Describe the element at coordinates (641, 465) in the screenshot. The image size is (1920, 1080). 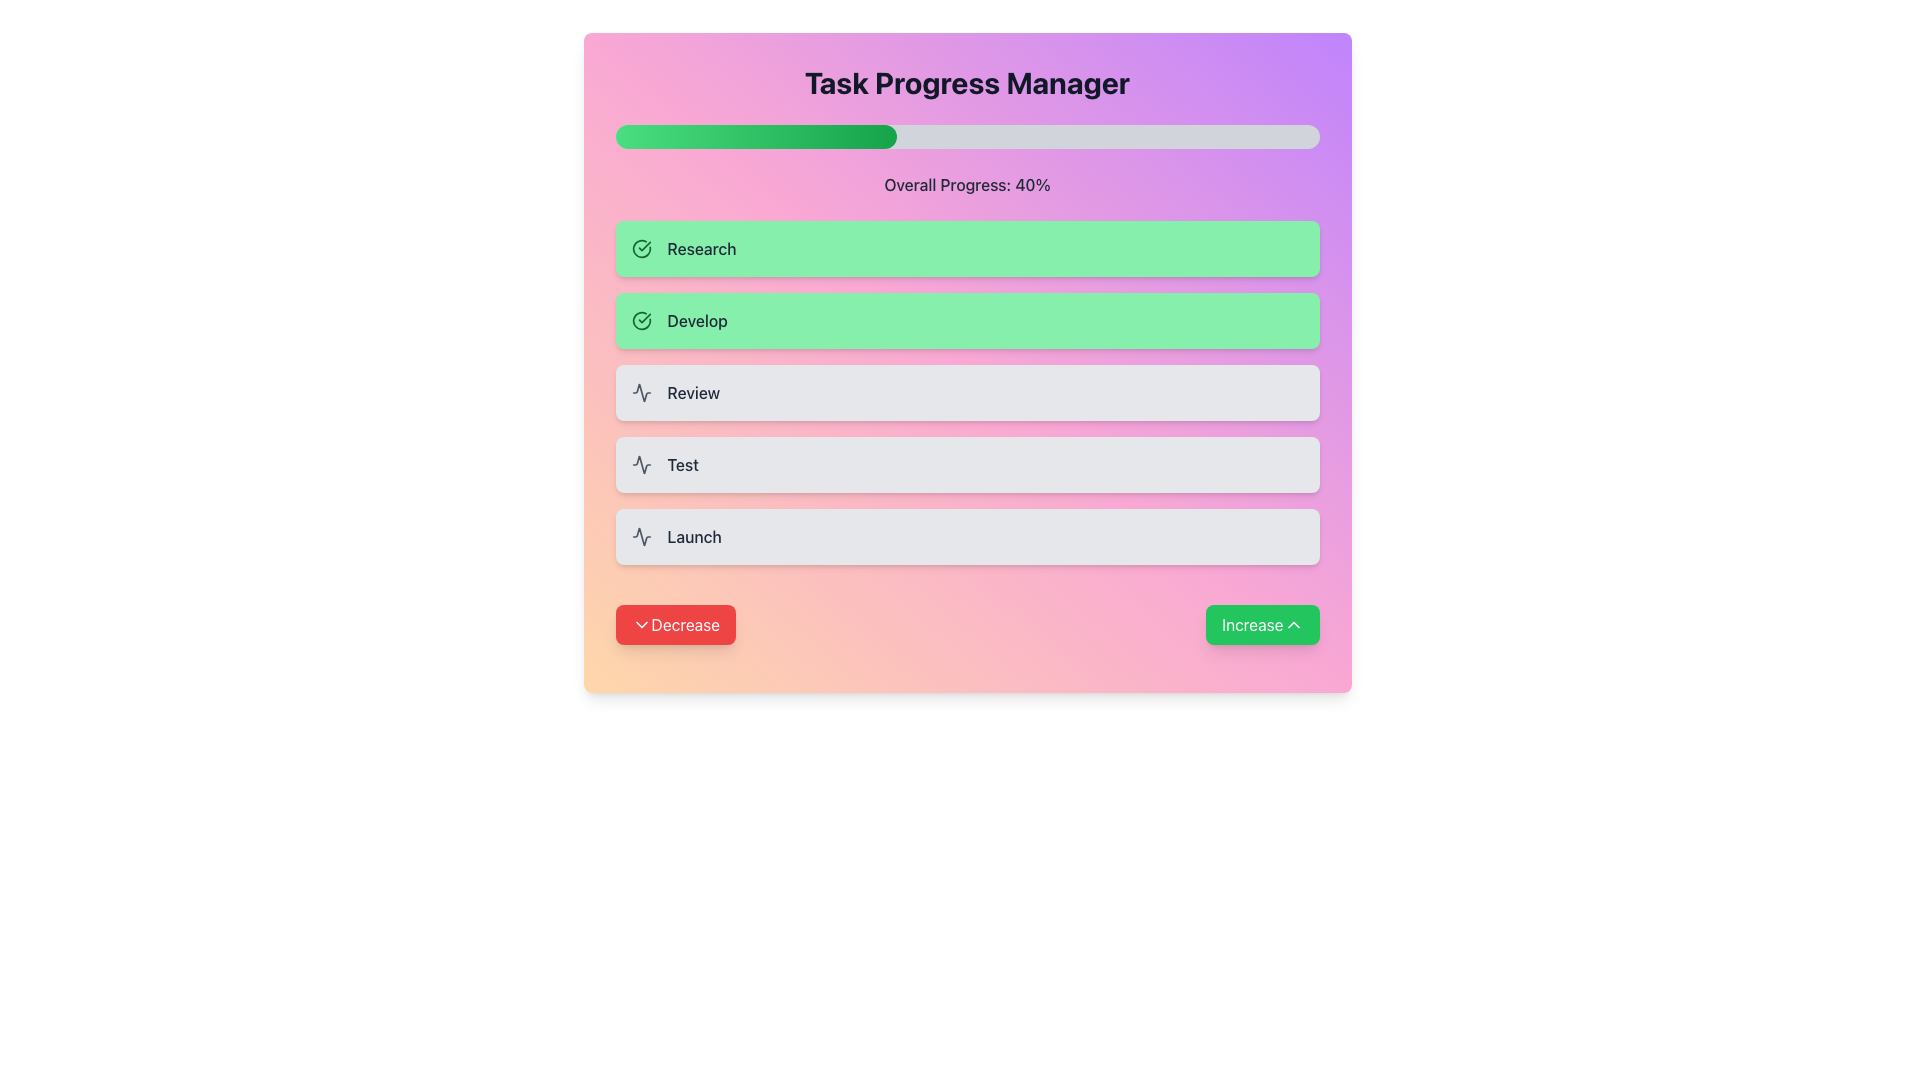
I see `the small square-shaped icon resembling an activity monitor, which is located within the 'Test' card, to the left of the label text` at that location.